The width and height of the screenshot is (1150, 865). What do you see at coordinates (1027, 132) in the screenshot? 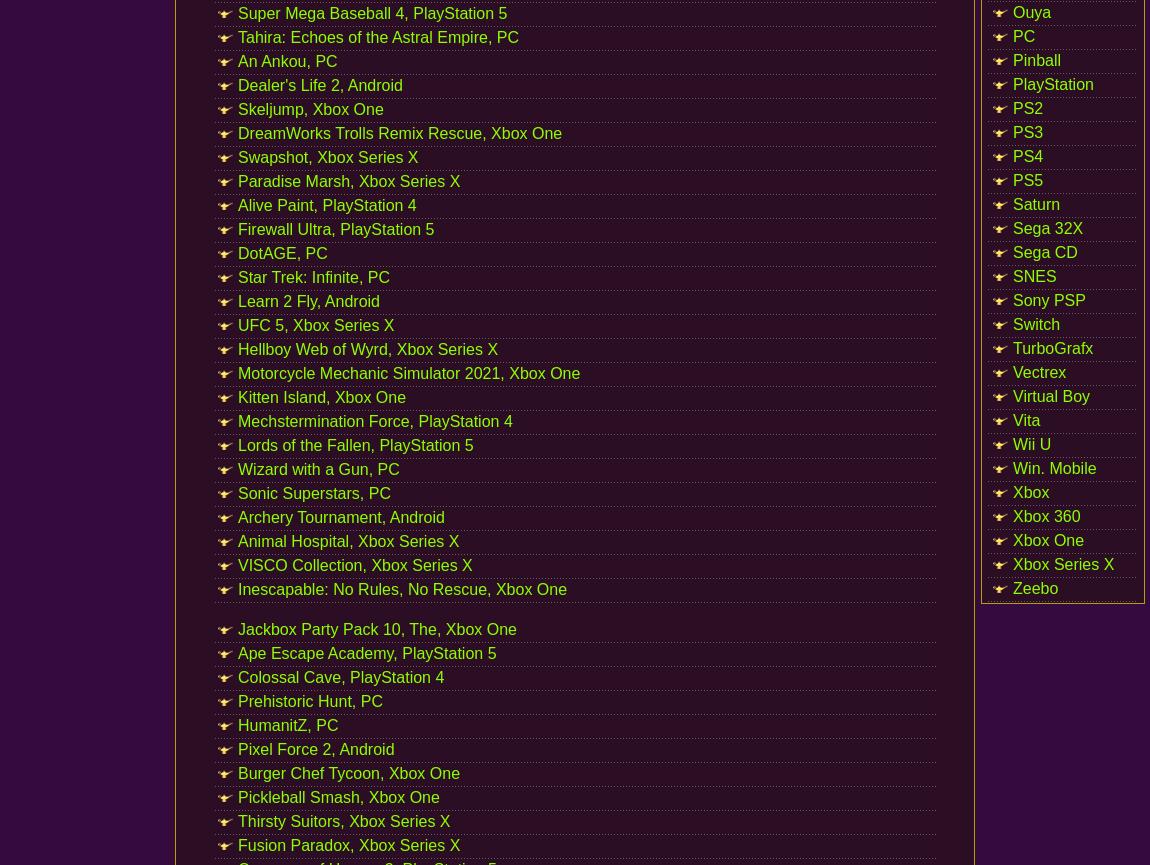
I see `'PS3'` at bounding box center [1027, 132].